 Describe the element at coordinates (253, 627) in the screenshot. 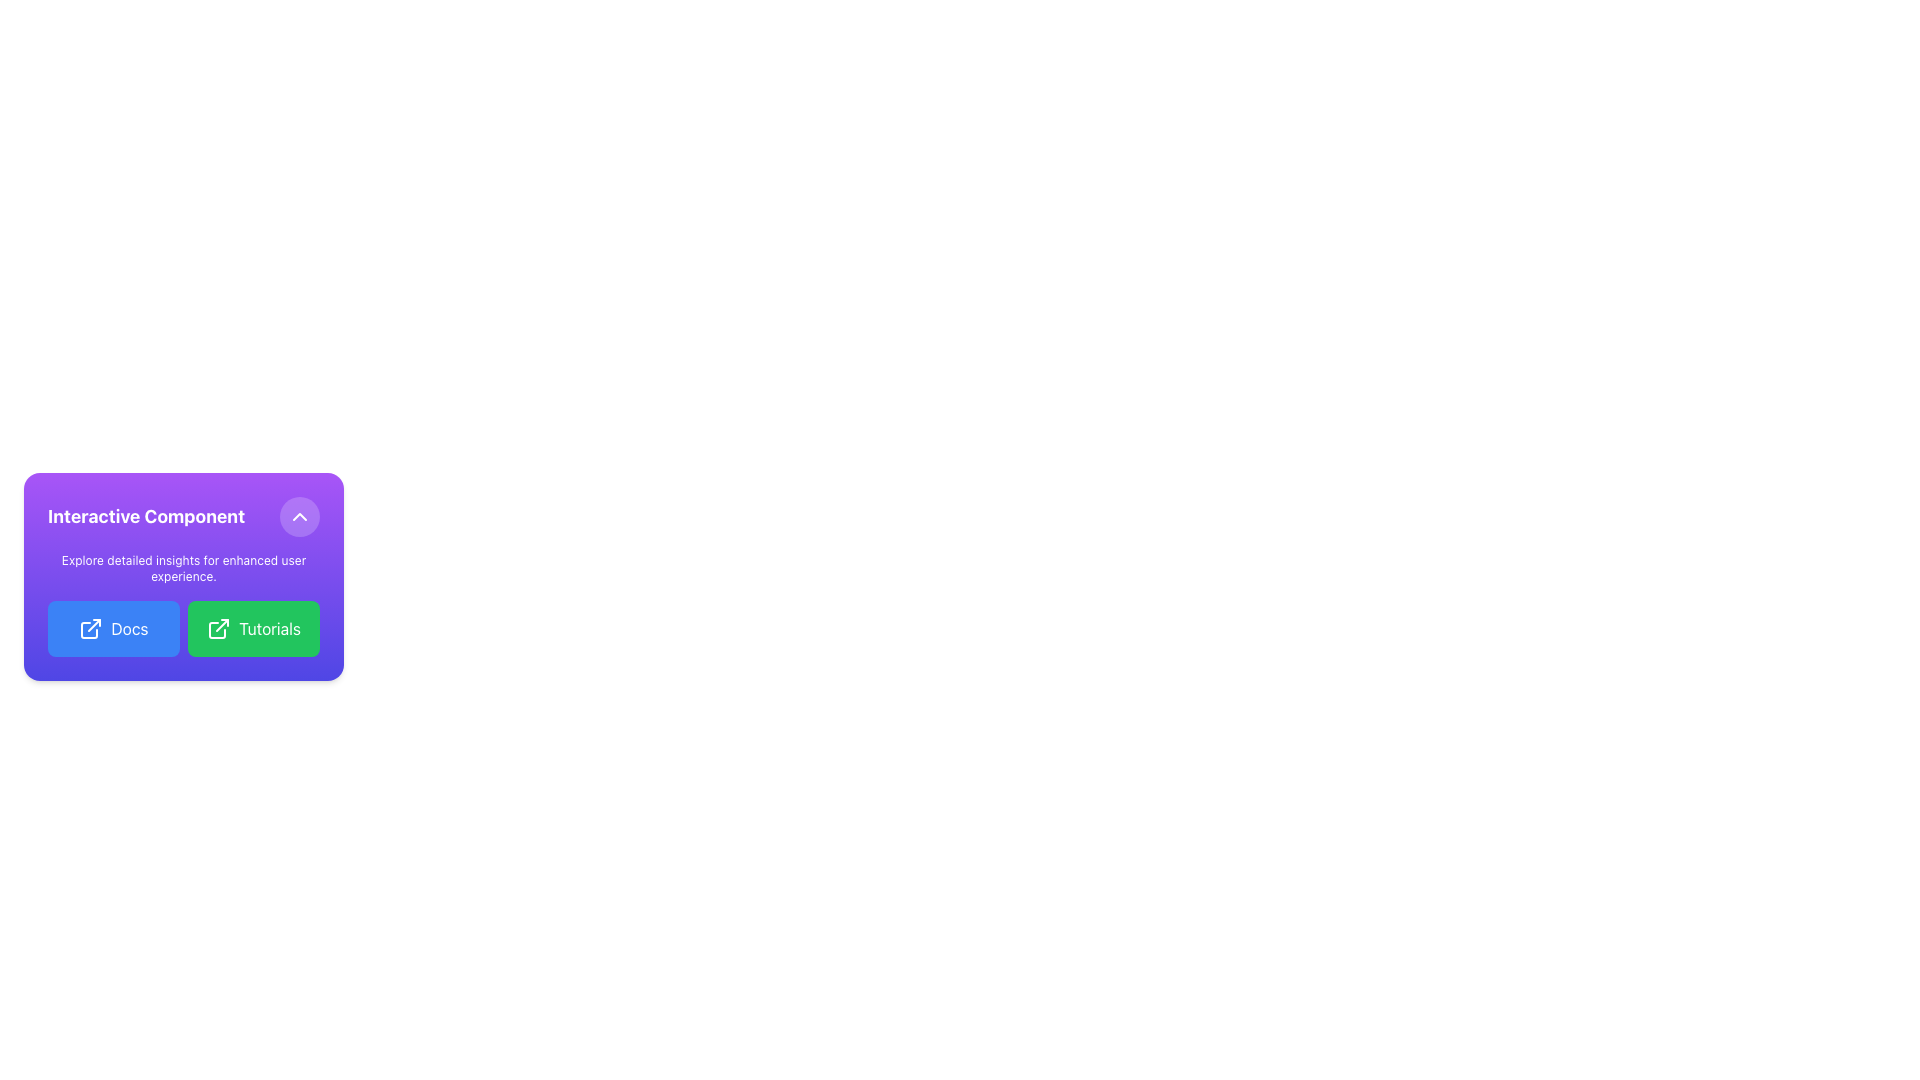

I see `the green rectangular button labeled 'Tutorials' with an external link icon` at that location.